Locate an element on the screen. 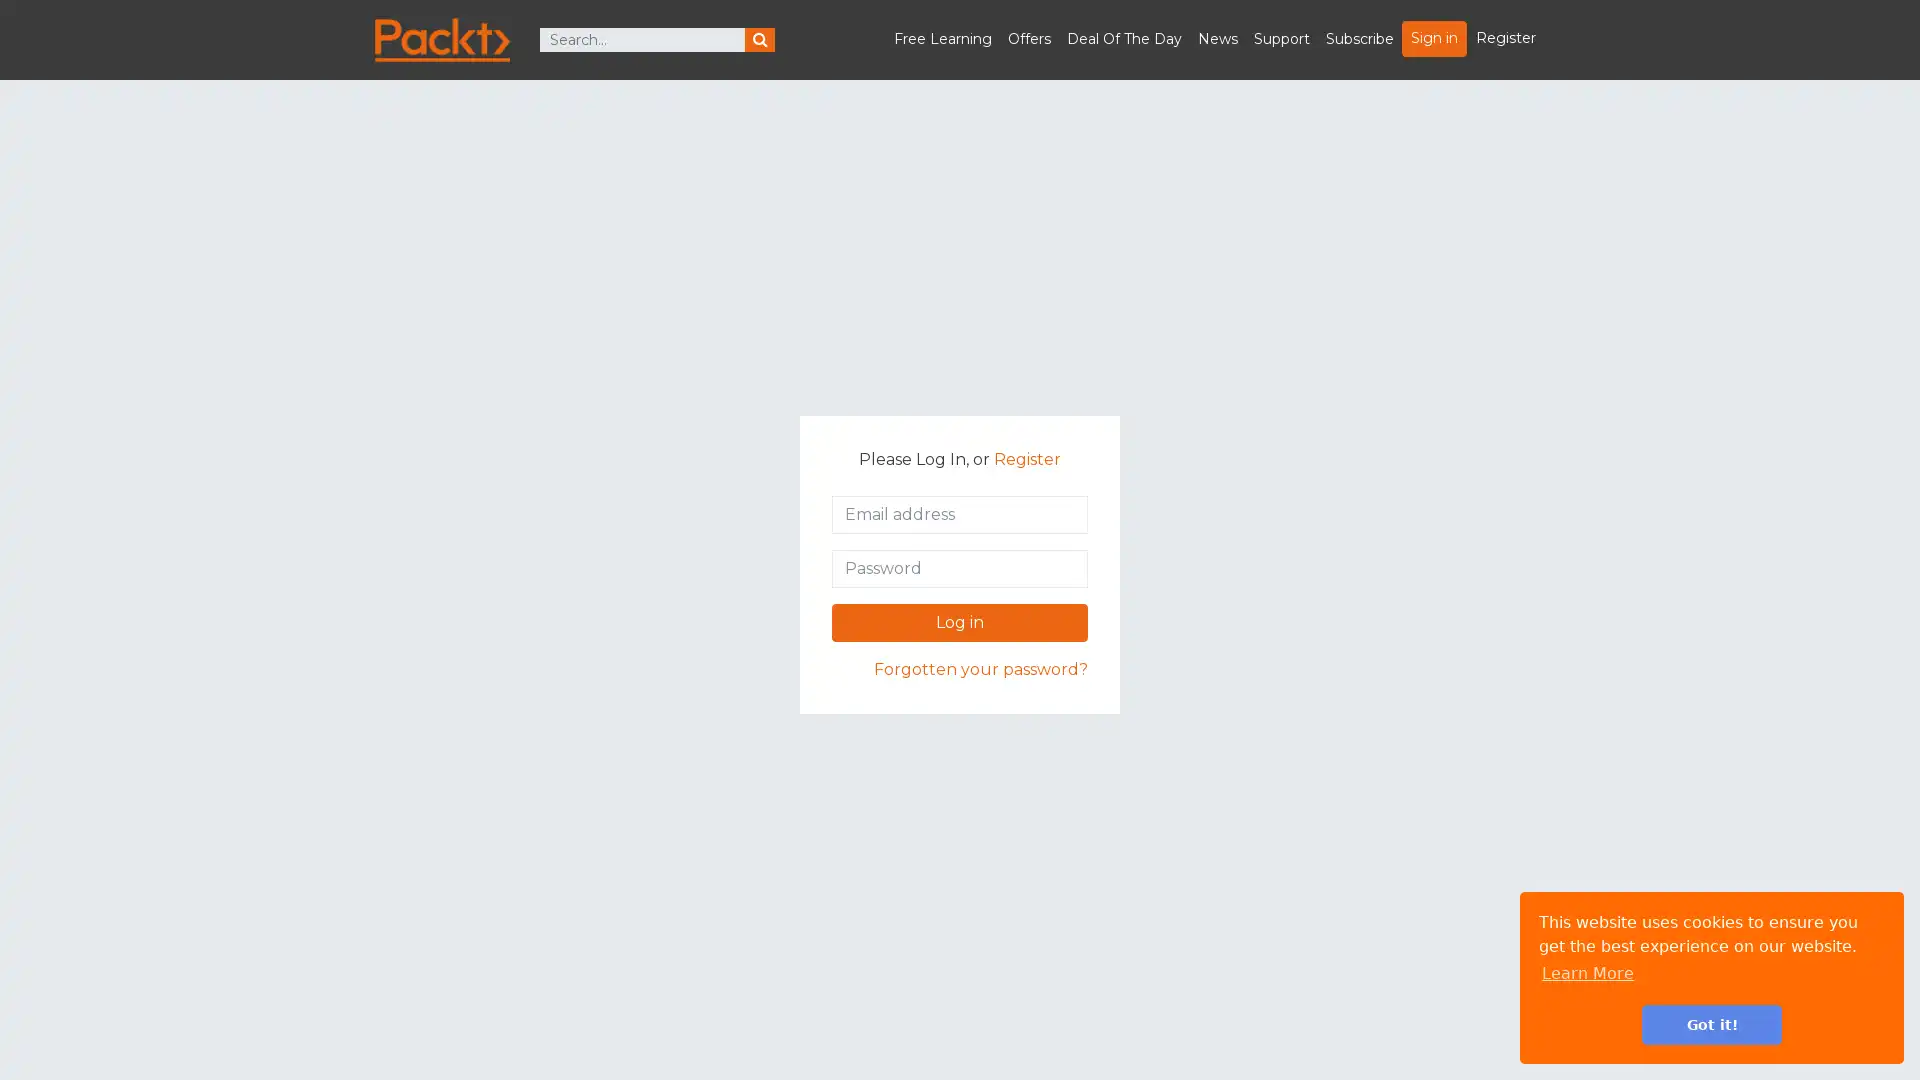 This screenshot has width=1920, height=1080. learn more about cookies is located at coordinates (1587, 972).